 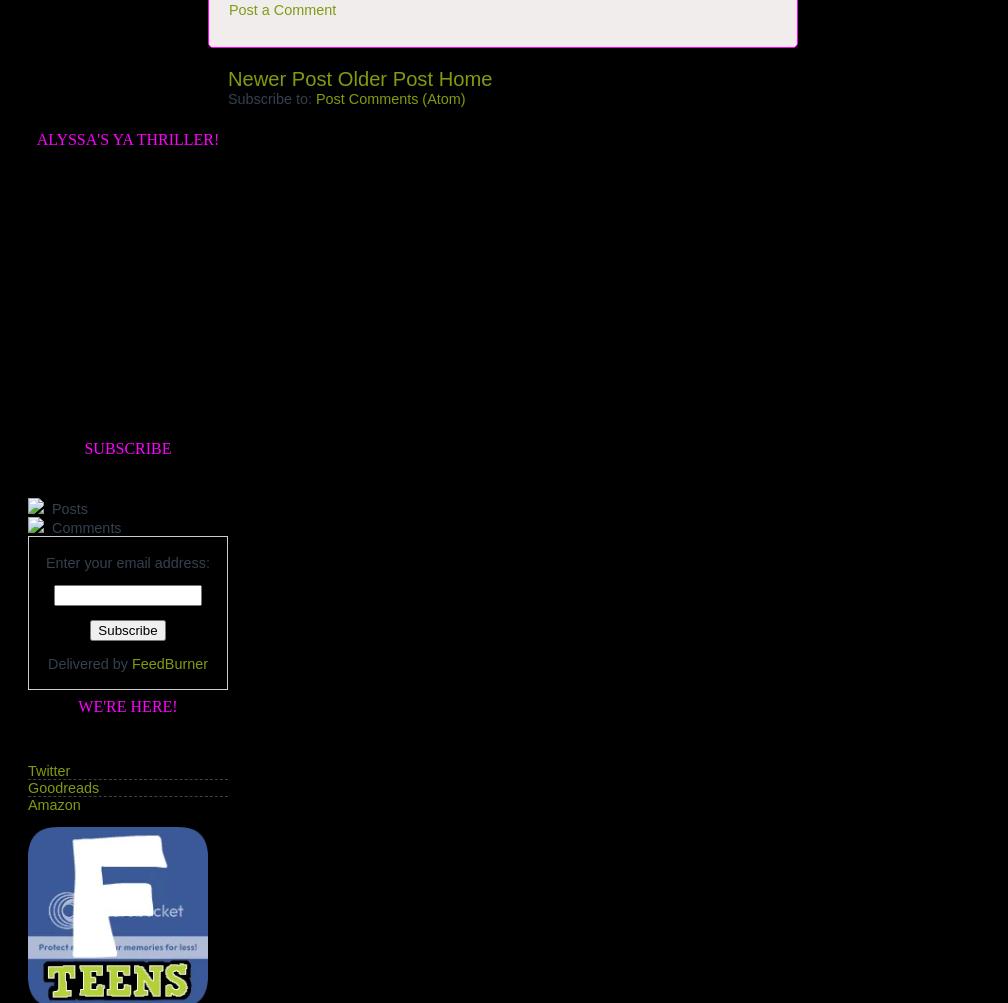 I want to click on 'Goodreads', so click(x=63, y=785).